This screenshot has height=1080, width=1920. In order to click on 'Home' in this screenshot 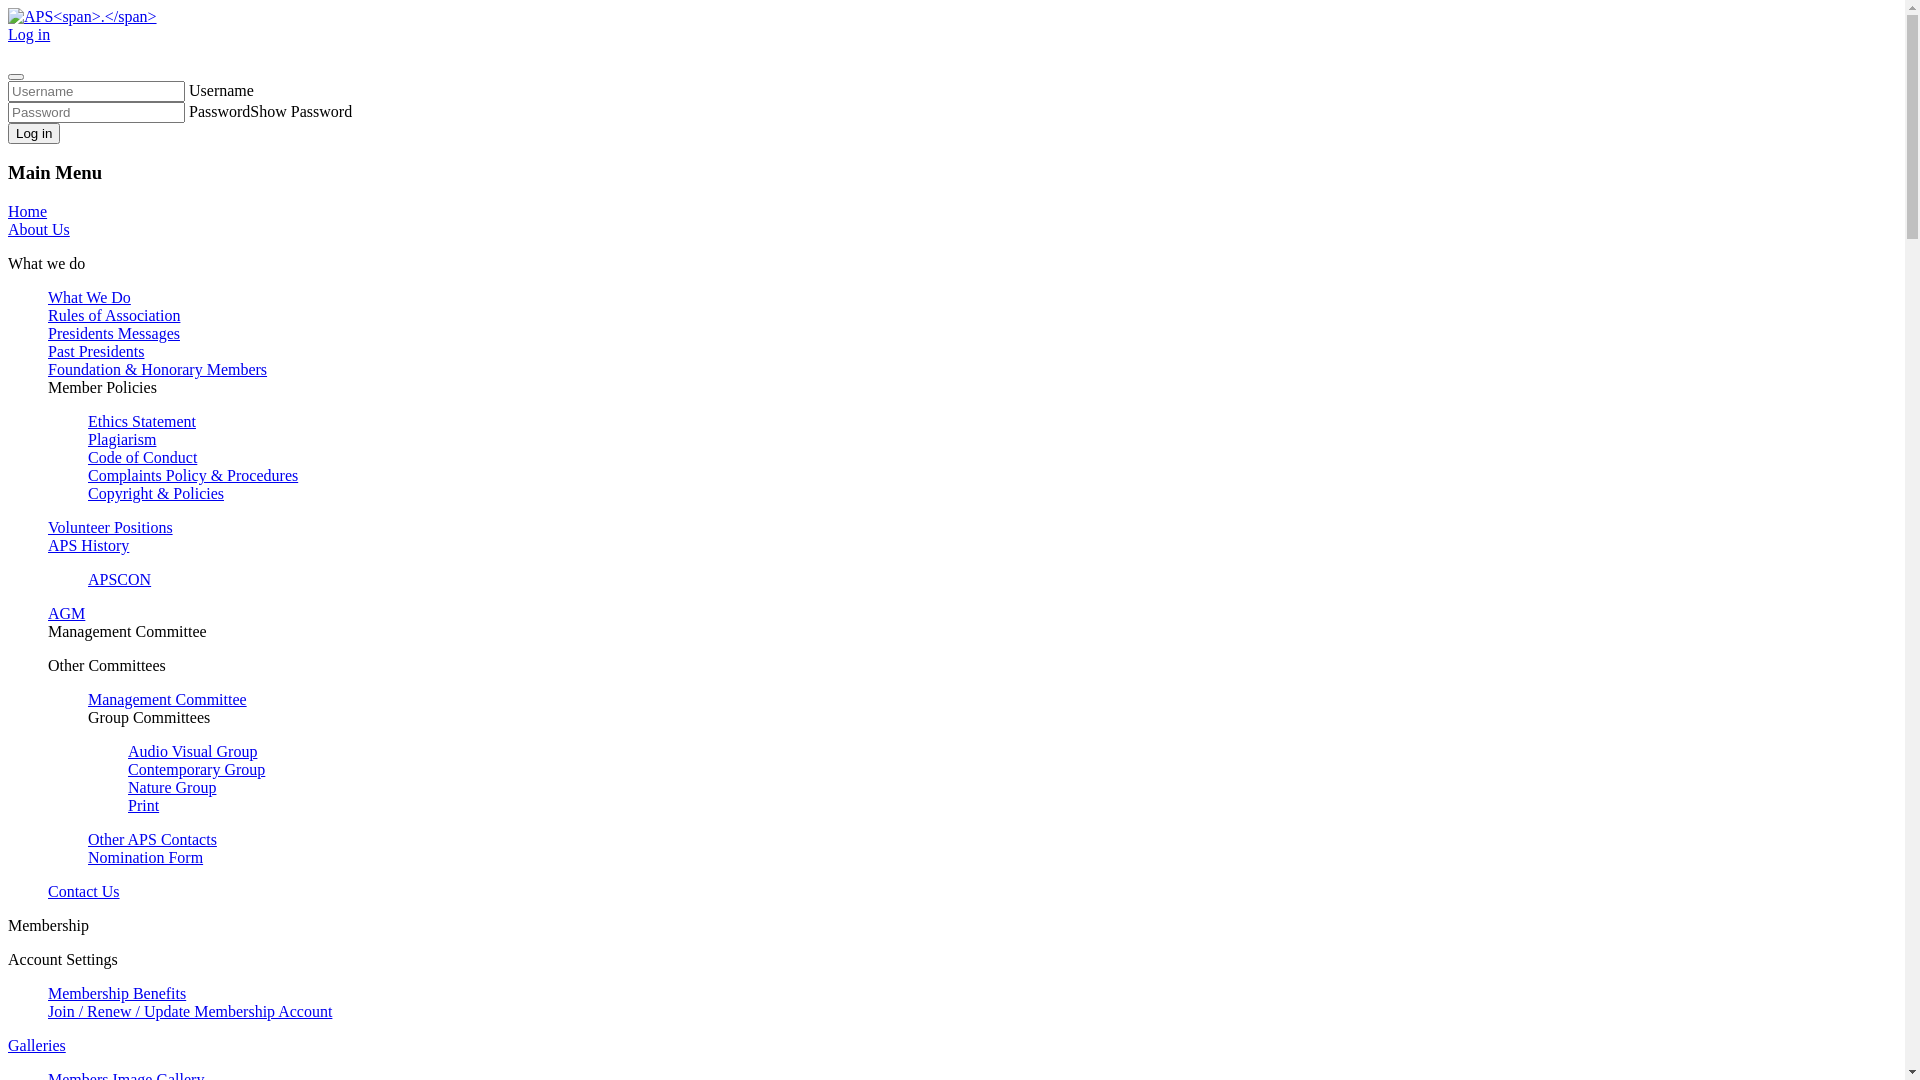, I will do `click(27, 211)`.